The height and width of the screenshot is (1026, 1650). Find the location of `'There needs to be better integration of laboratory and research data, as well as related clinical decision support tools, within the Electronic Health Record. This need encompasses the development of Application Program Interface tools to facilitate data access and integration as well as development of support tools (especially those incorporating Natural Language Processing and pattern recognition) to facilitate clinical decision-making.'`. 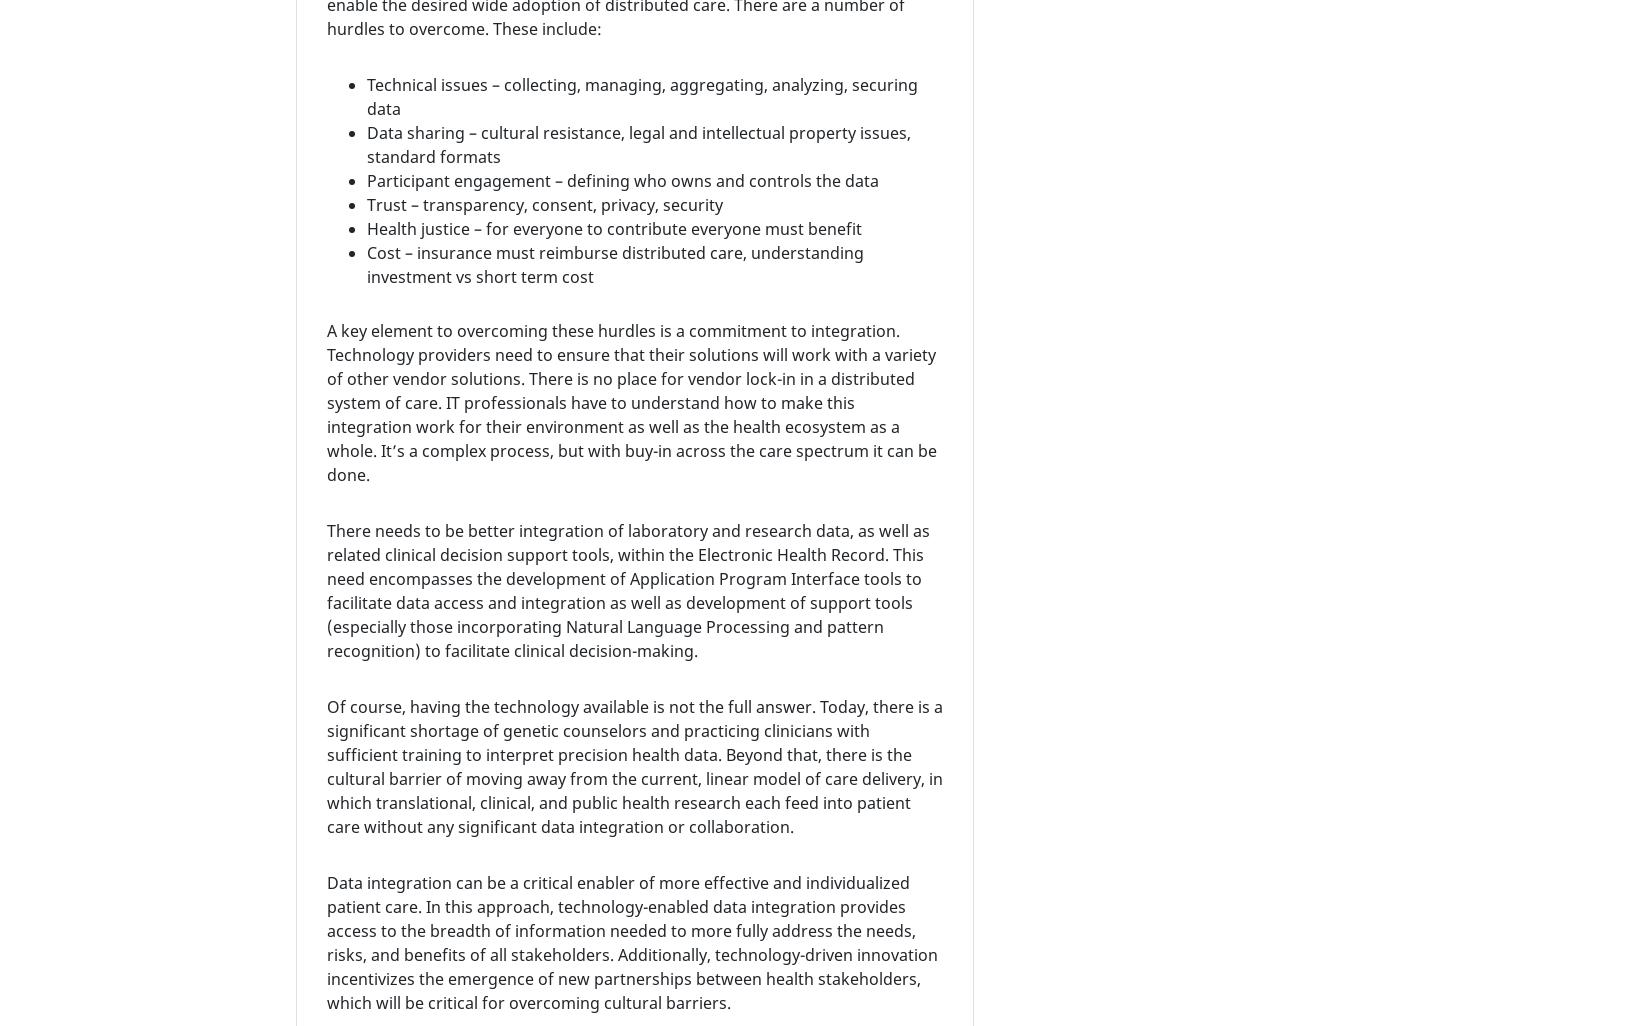

'There needs to be better integration of laboratory and research data, as well as related clinical decision support tools, within the Electronic Health Record. This need encompasses the development of Application Program Interface tools to facilitate data access and integration as well as development of support tools (especially those incorporating Natural Language Processing and pattern recognition) to facilitate clinical decision-making.' is located at coordinates (626, 588).